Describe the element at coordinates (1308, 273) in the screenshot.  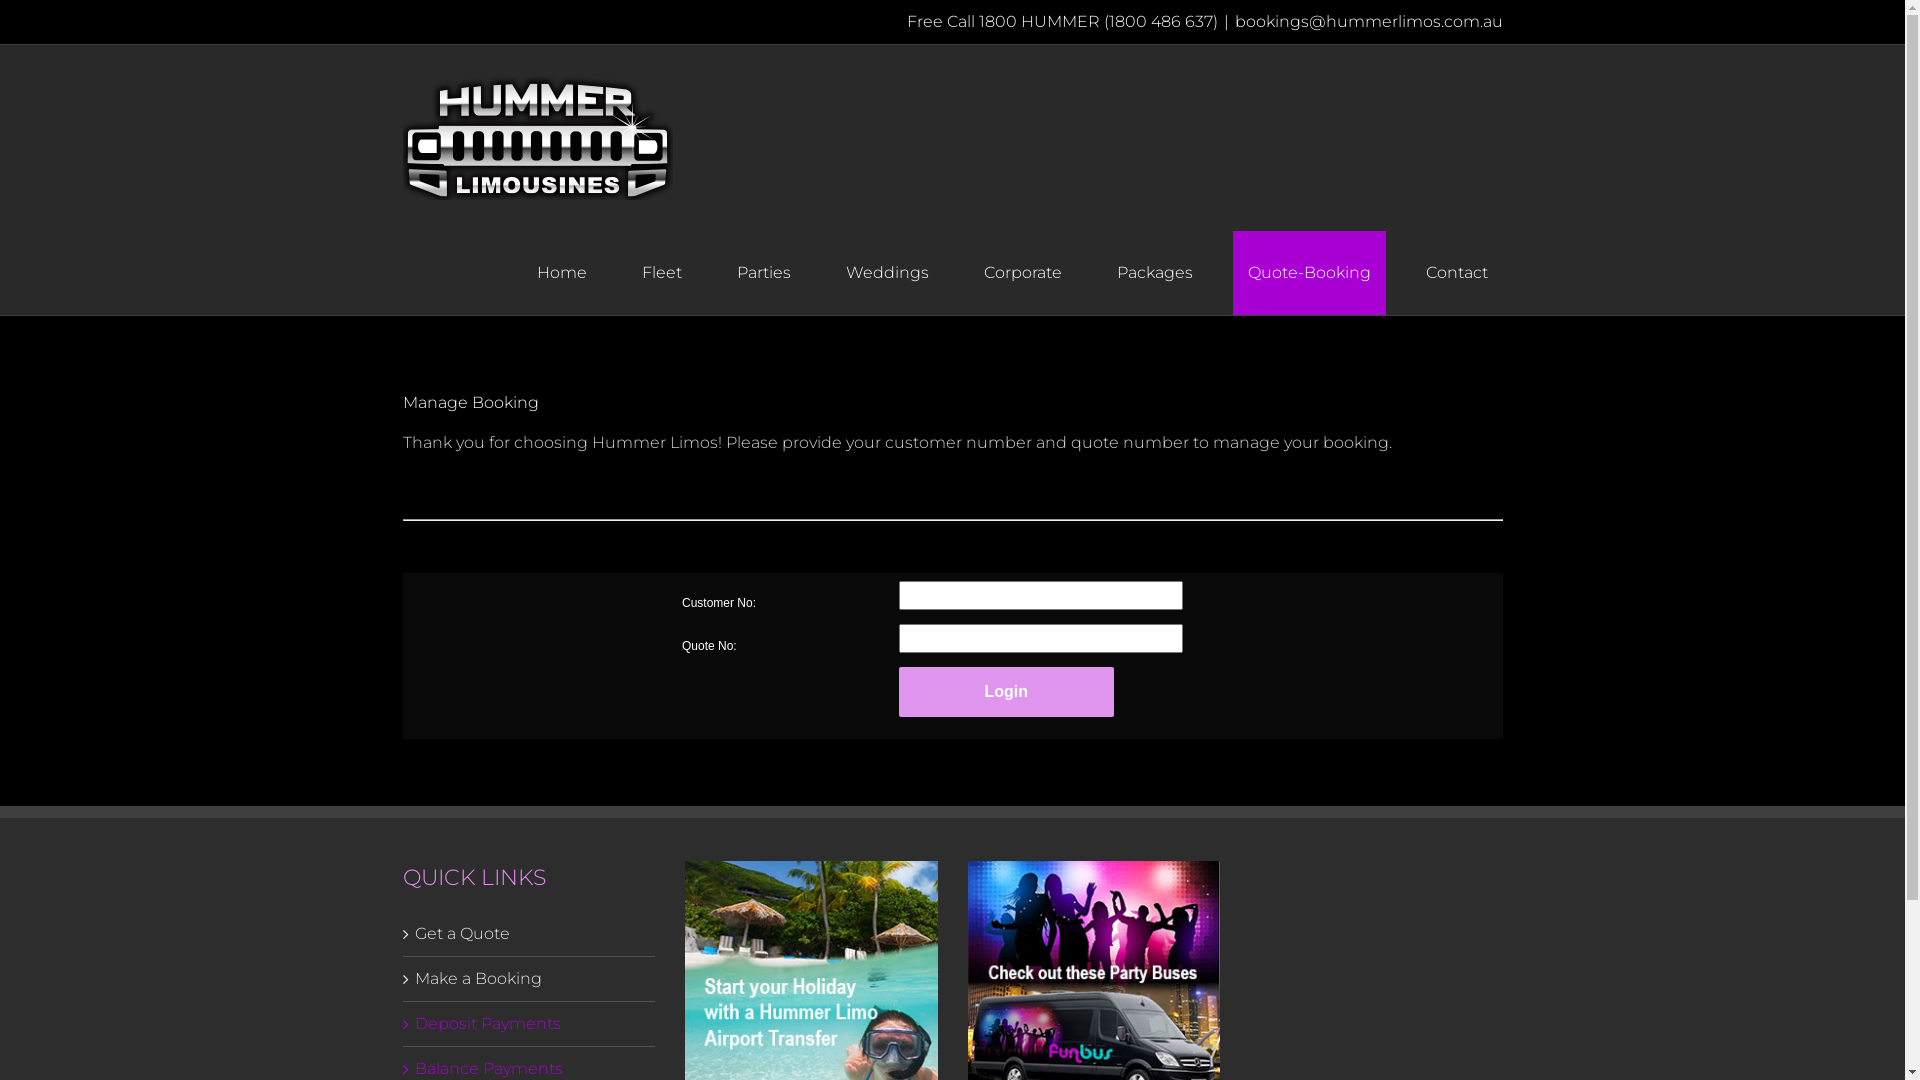
I see `'Quote-Booking'` at that location.